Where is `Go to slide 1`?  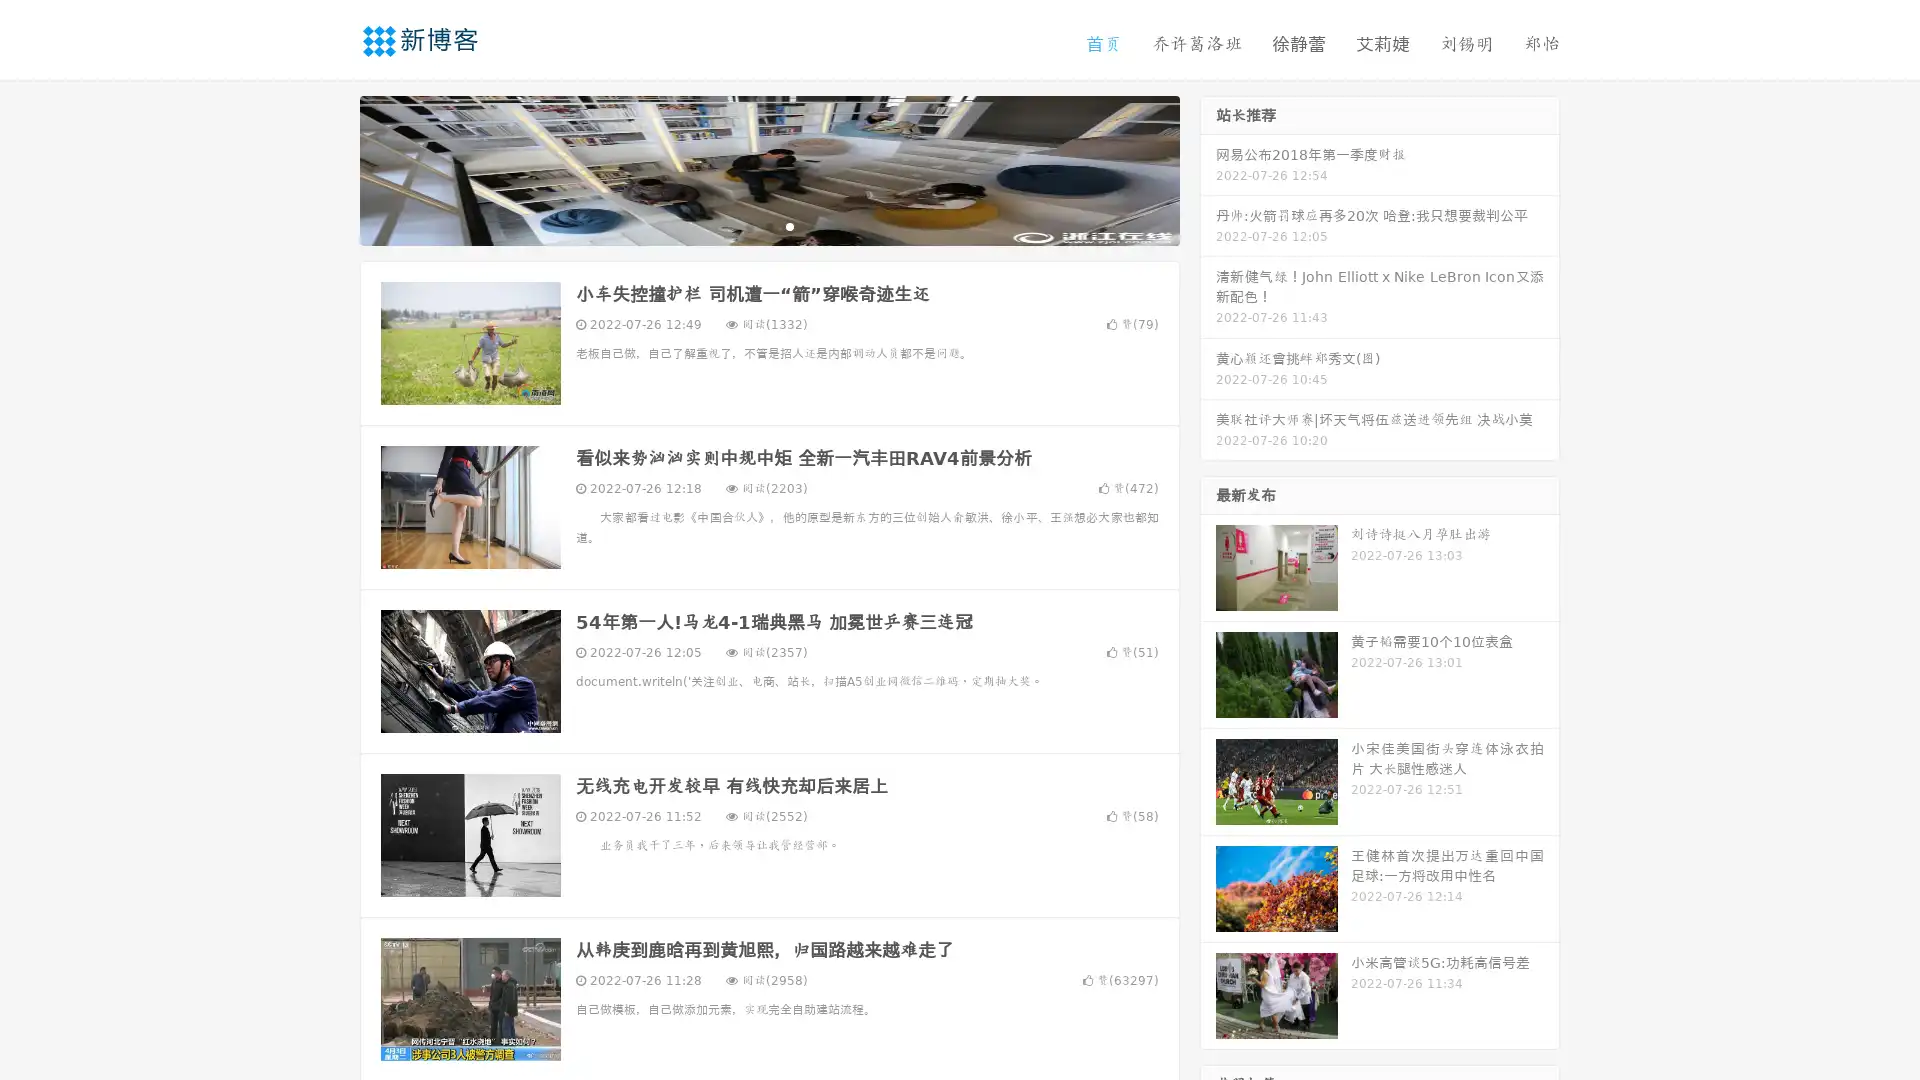 Go to slide 1 is located at coordinates (748, 225).